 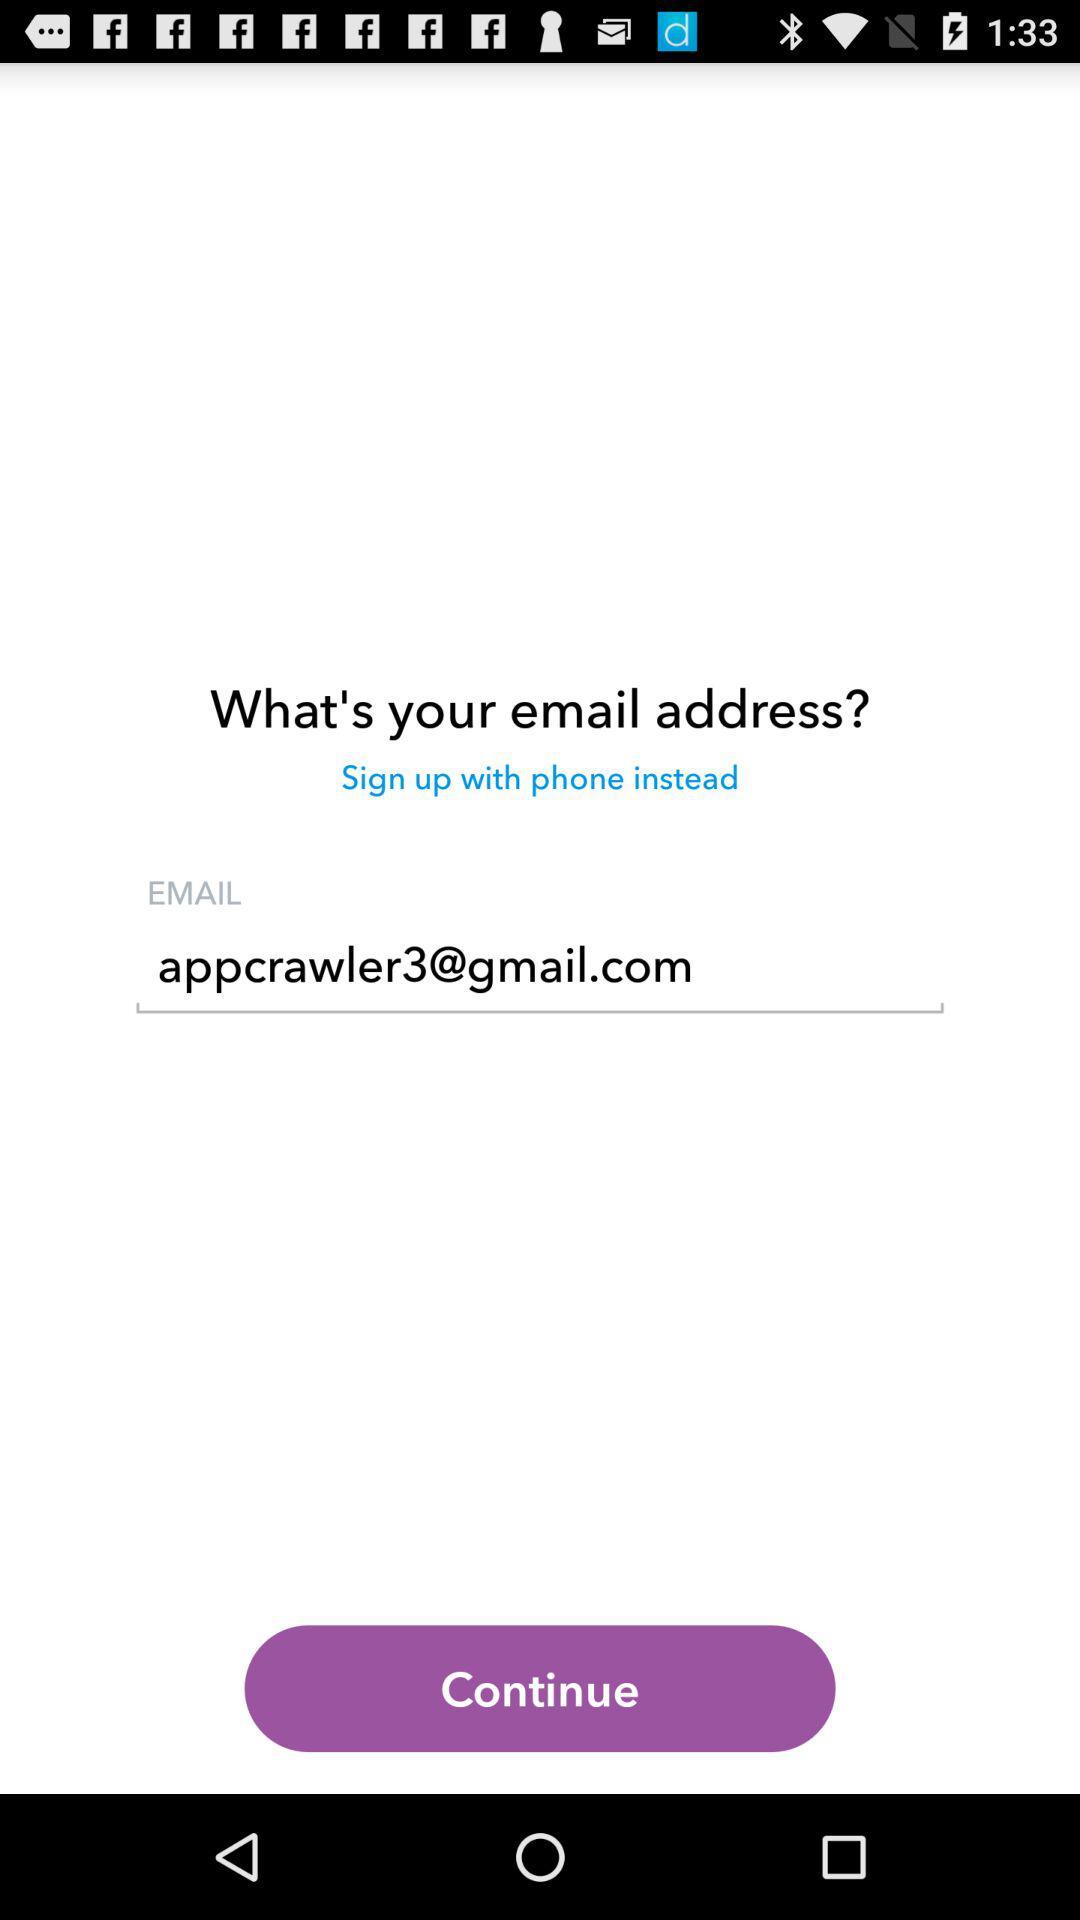 What do you see at coordinates (540, 971) in the screenshot?
I see `appcrawler3@gmail.com icon` at bounding box center [540, 971].